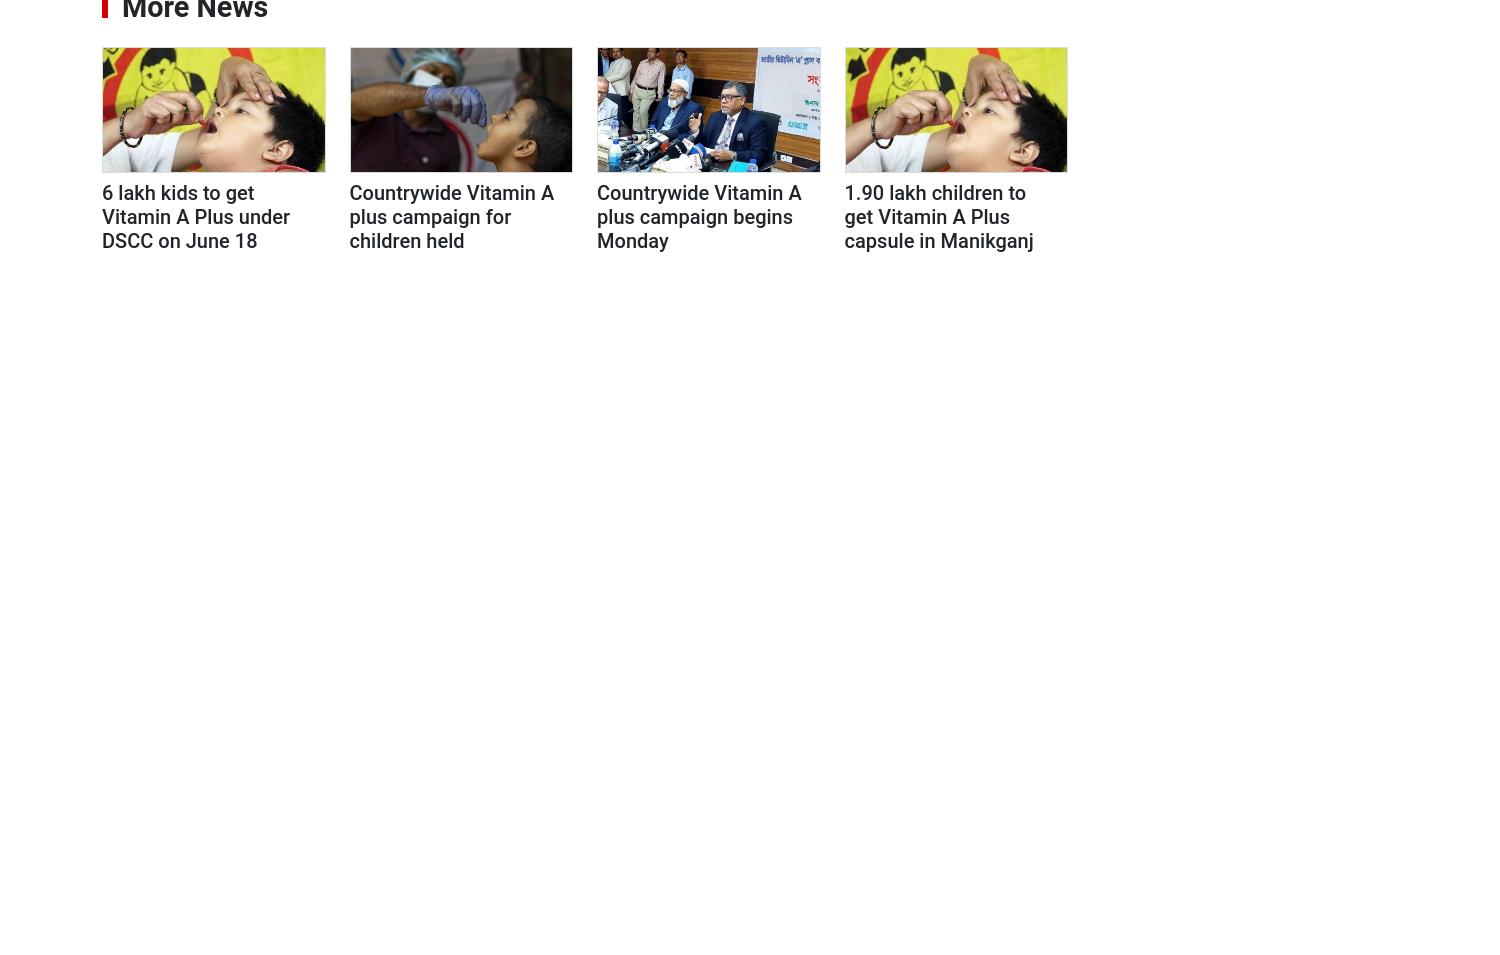 The width and height of the screenshot is (1500, 955). What do you see at coordinates (1267, 895) in the screenshot?
I see `'Peter Haas expresses concern over violent speech against his embassy officials'` at bounding box center [1267, 895].